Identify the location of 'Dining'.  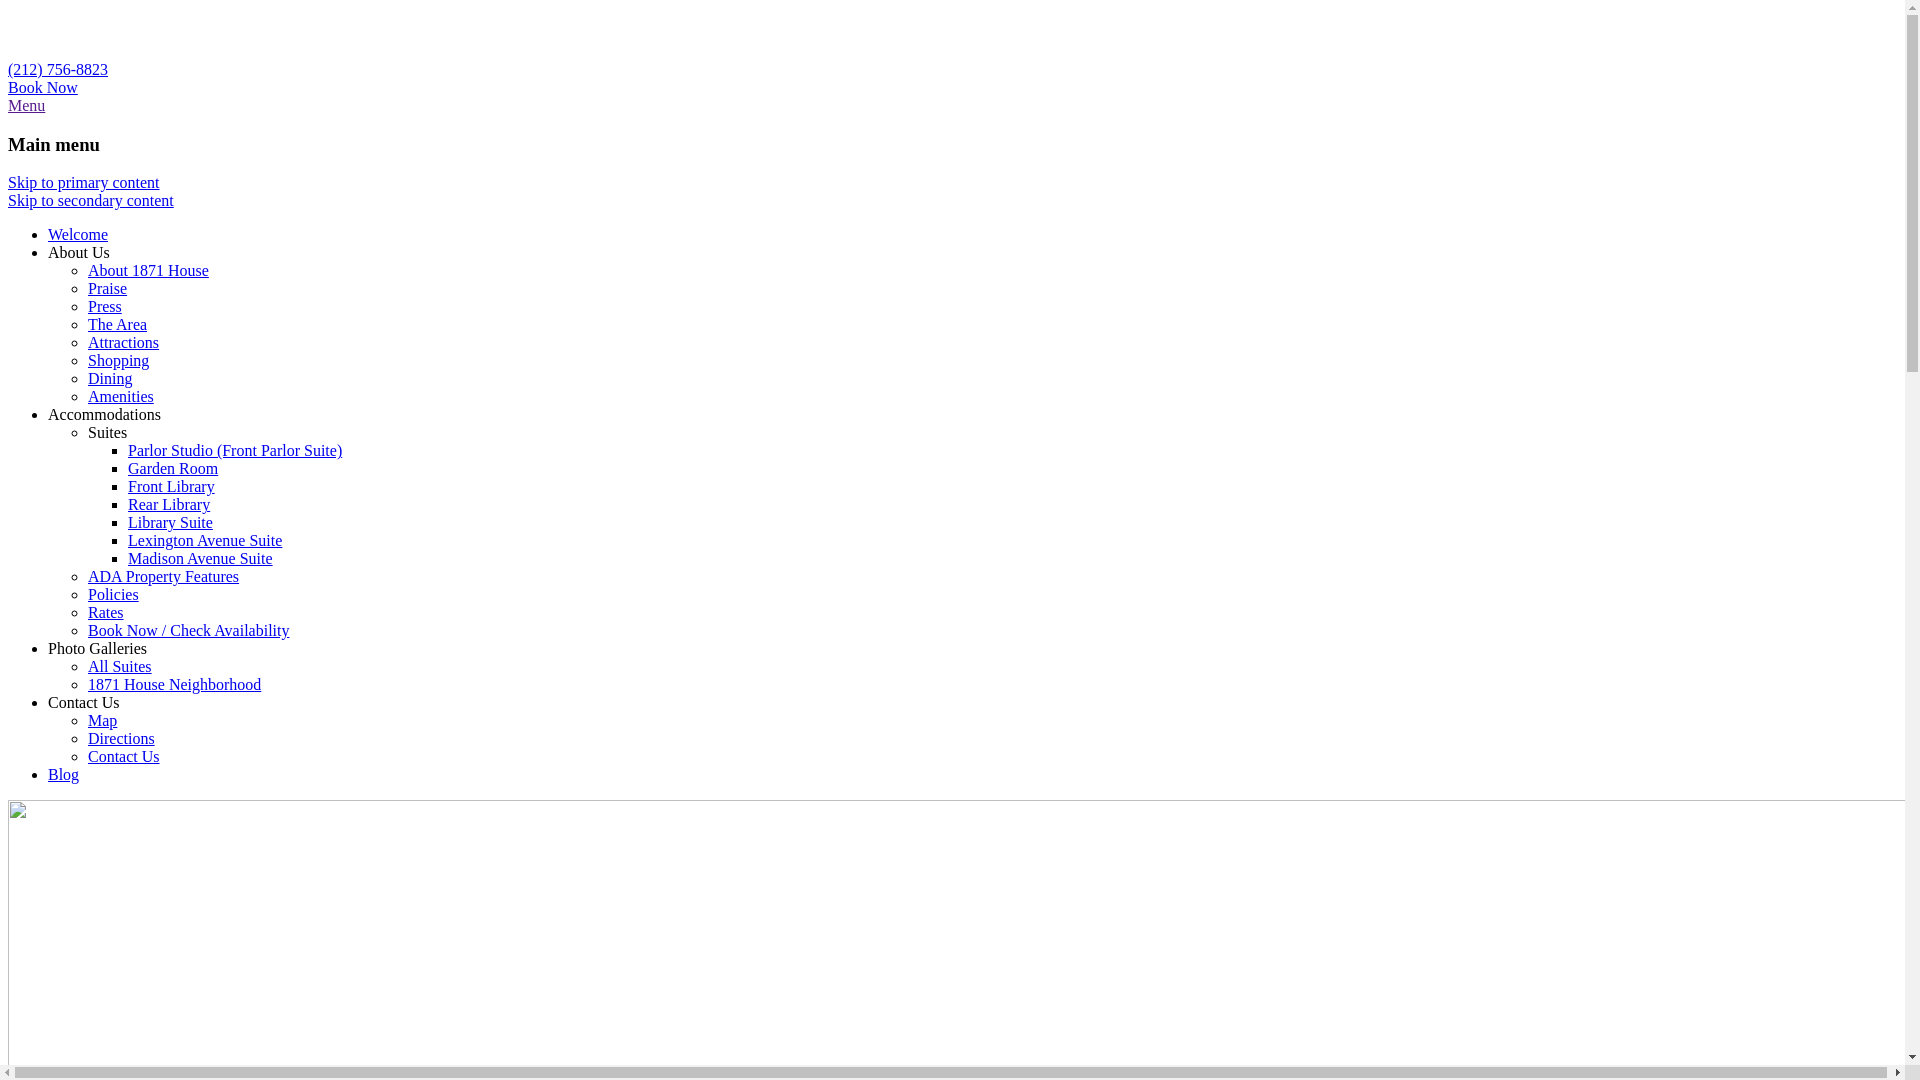
(86, 378).